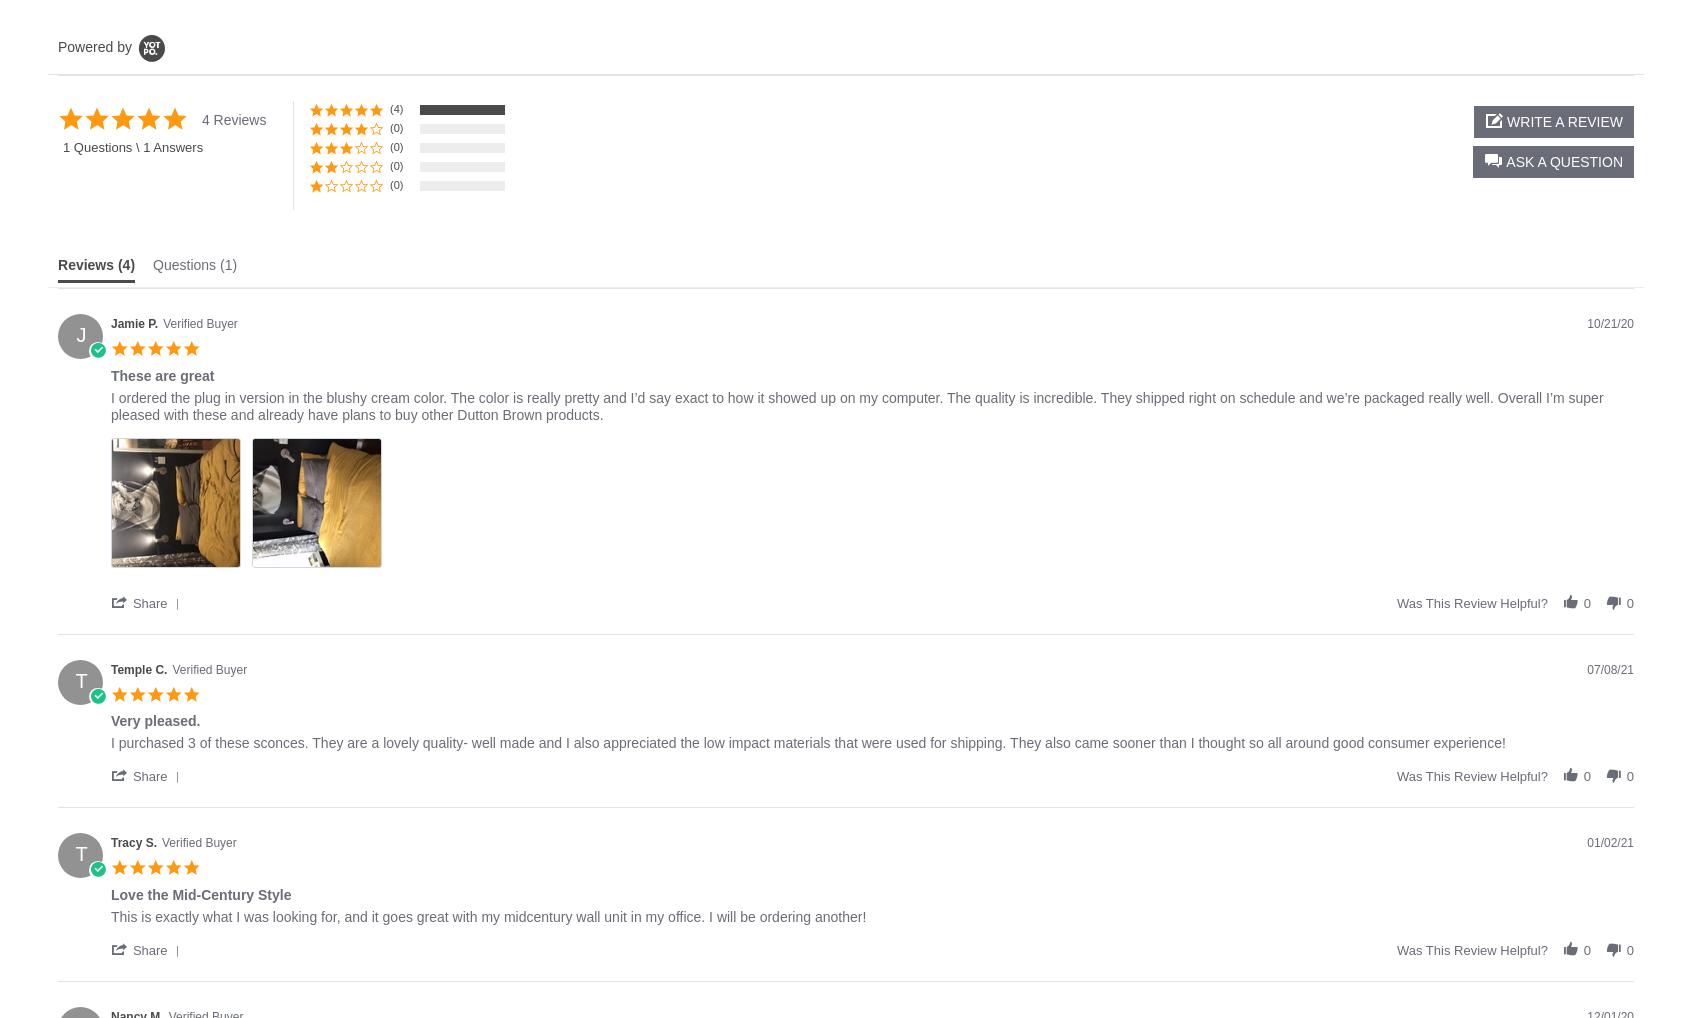 Image resolution: width=1692 pixels, height=1018 pixels. What do you see at coordinates (233, 119) in the screenshot?
I see `'4 Reviews'` at bounding box center [233, 119].